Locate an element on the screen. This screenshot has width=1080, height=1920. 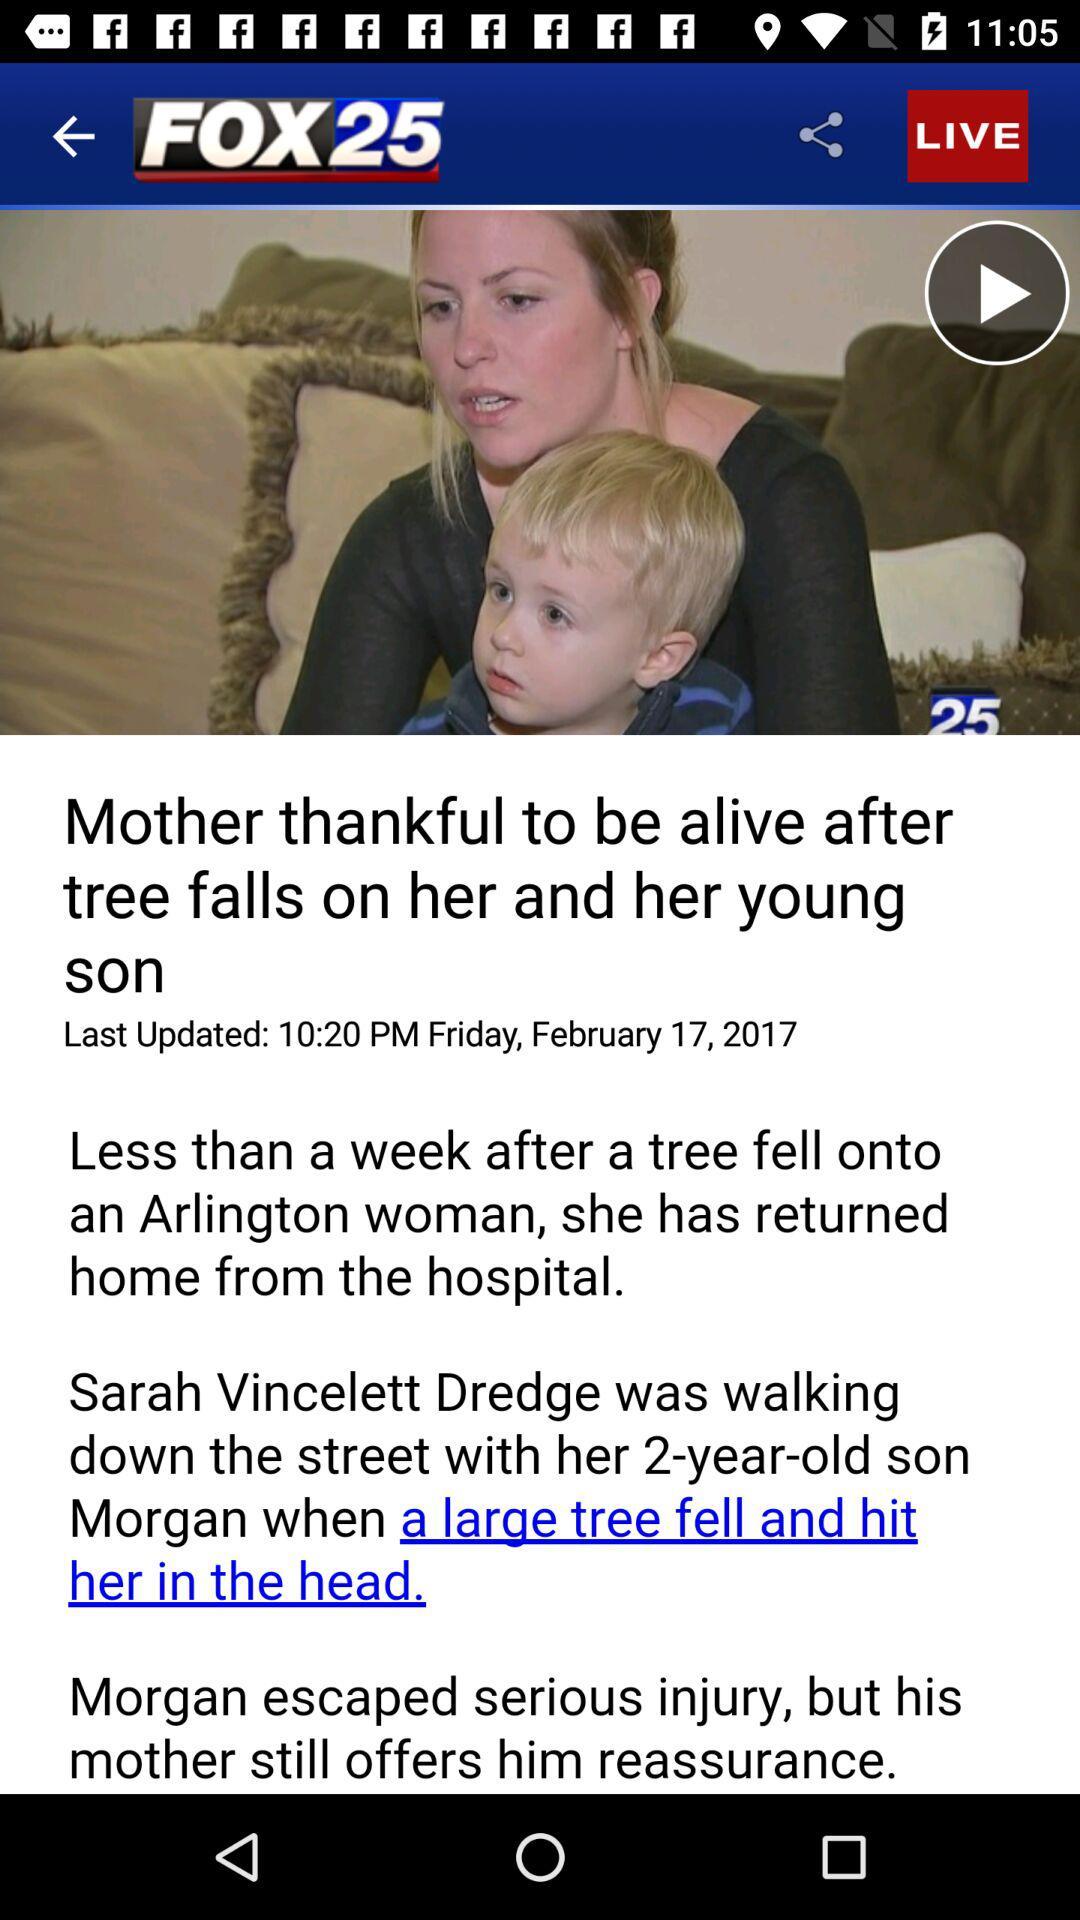
play button below text live is located at coordinates (997, 291).